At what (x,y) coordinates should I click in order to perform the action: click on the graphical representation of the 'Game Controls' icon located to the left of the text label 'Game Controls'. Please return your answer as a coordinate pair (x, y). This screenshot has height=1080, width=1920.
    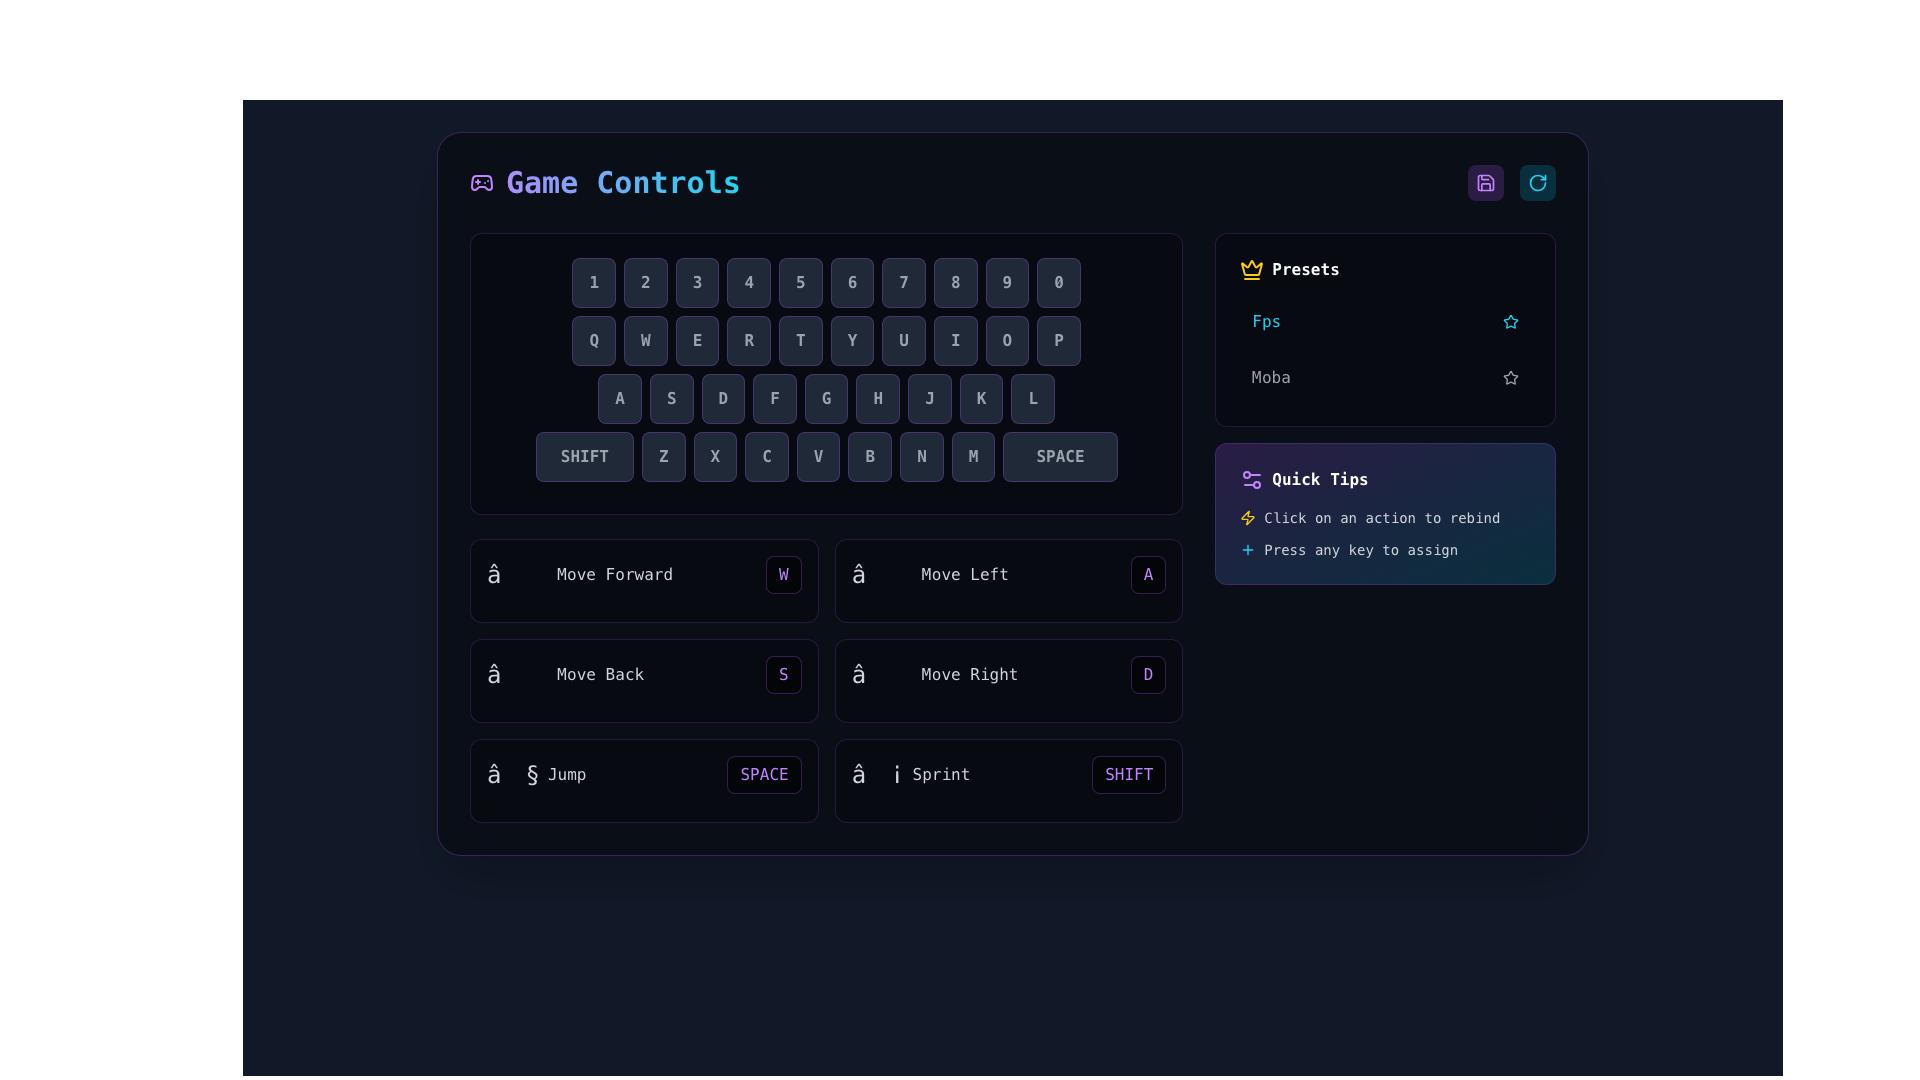
    Looking at the image, I should click on (481, 182).